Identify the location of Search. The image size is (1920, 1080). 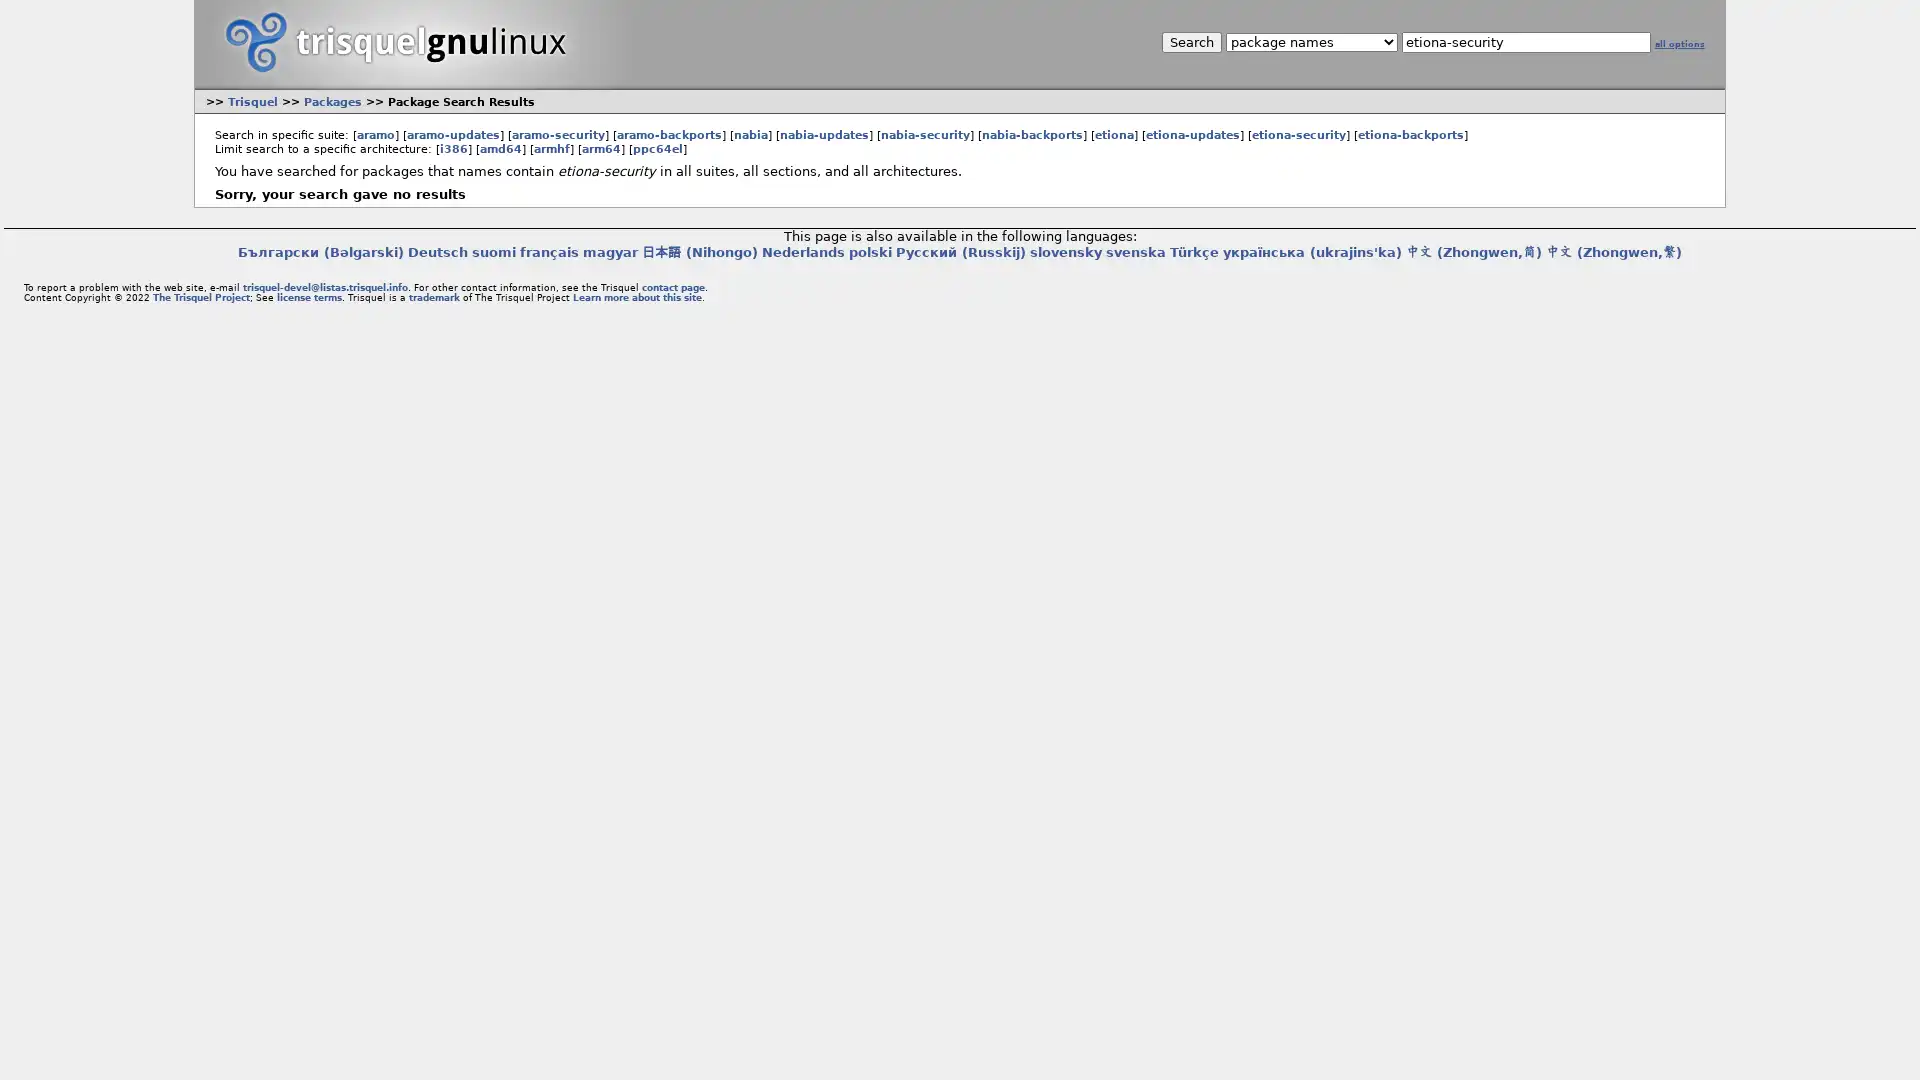
(1190, 42).